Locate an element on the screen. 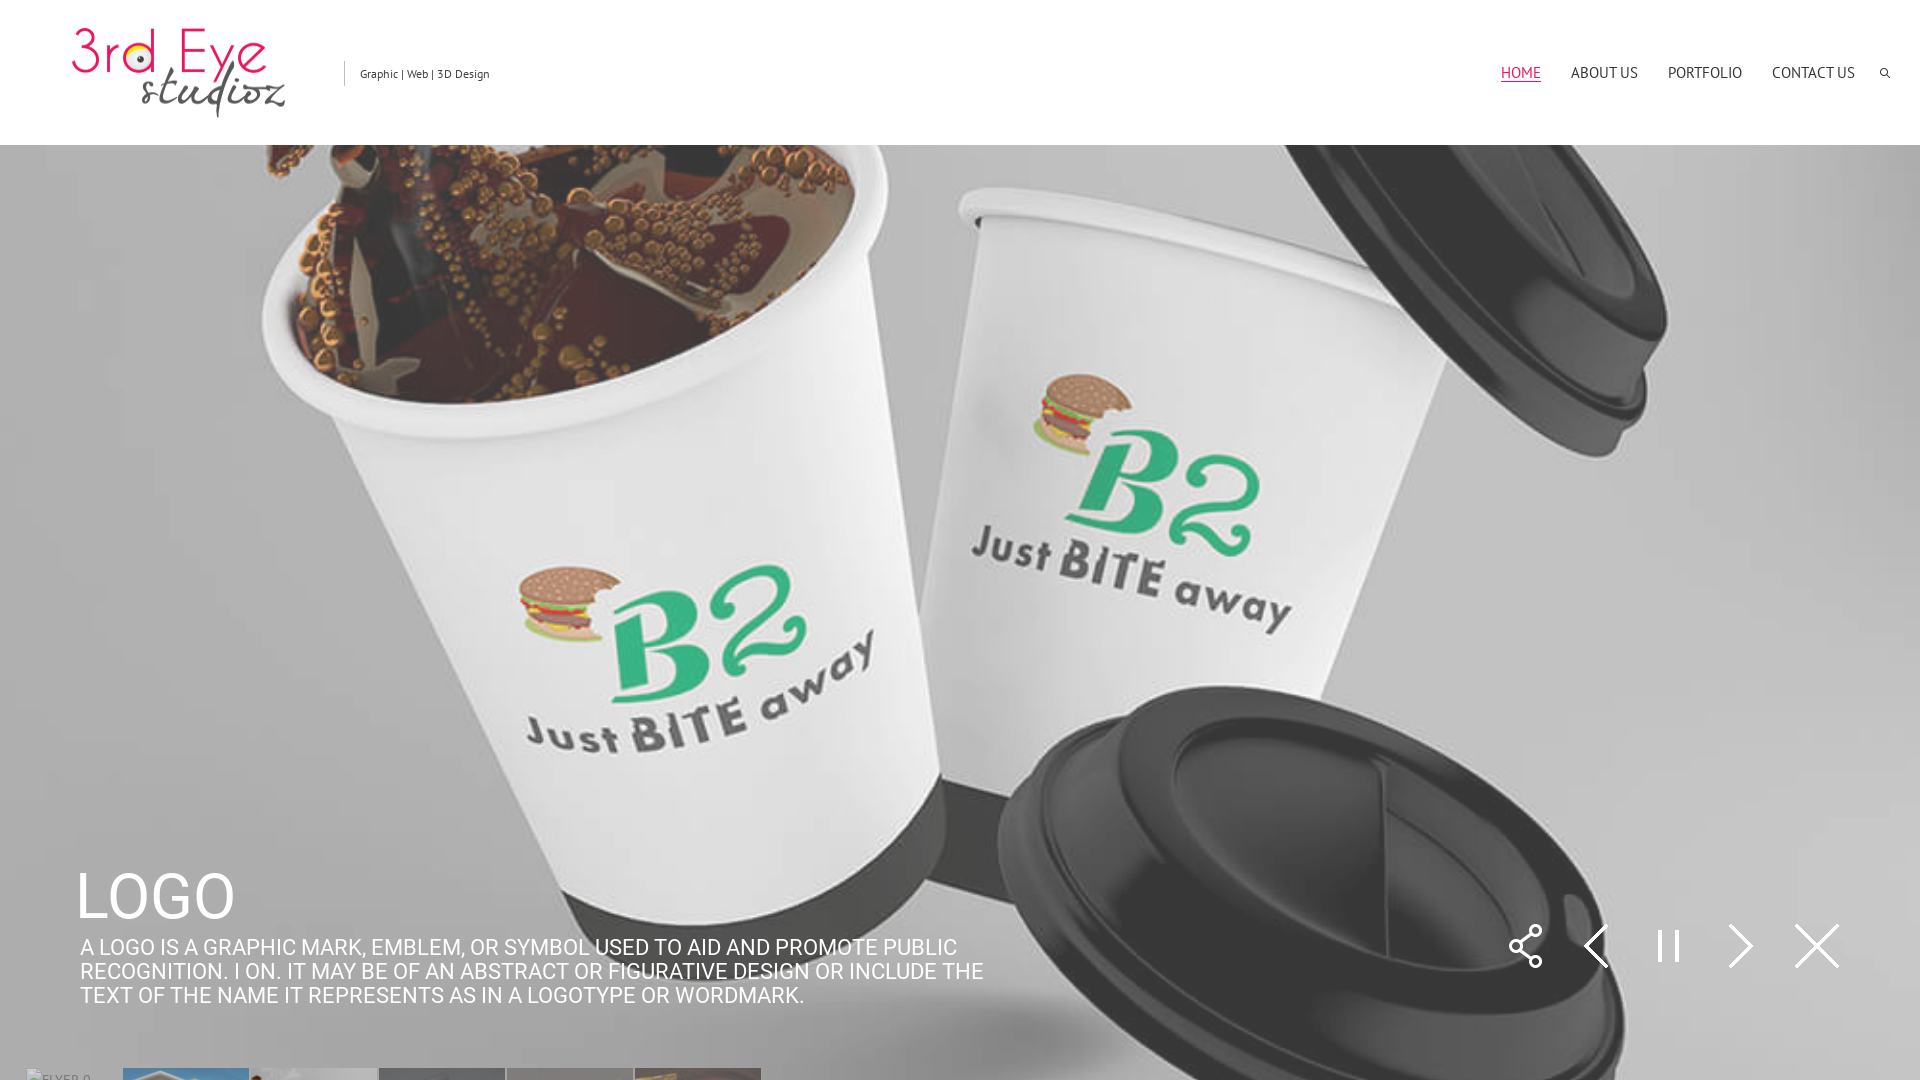 The image size is (1920, 1080). 'HOME' is located at coordinates (1501, 71).